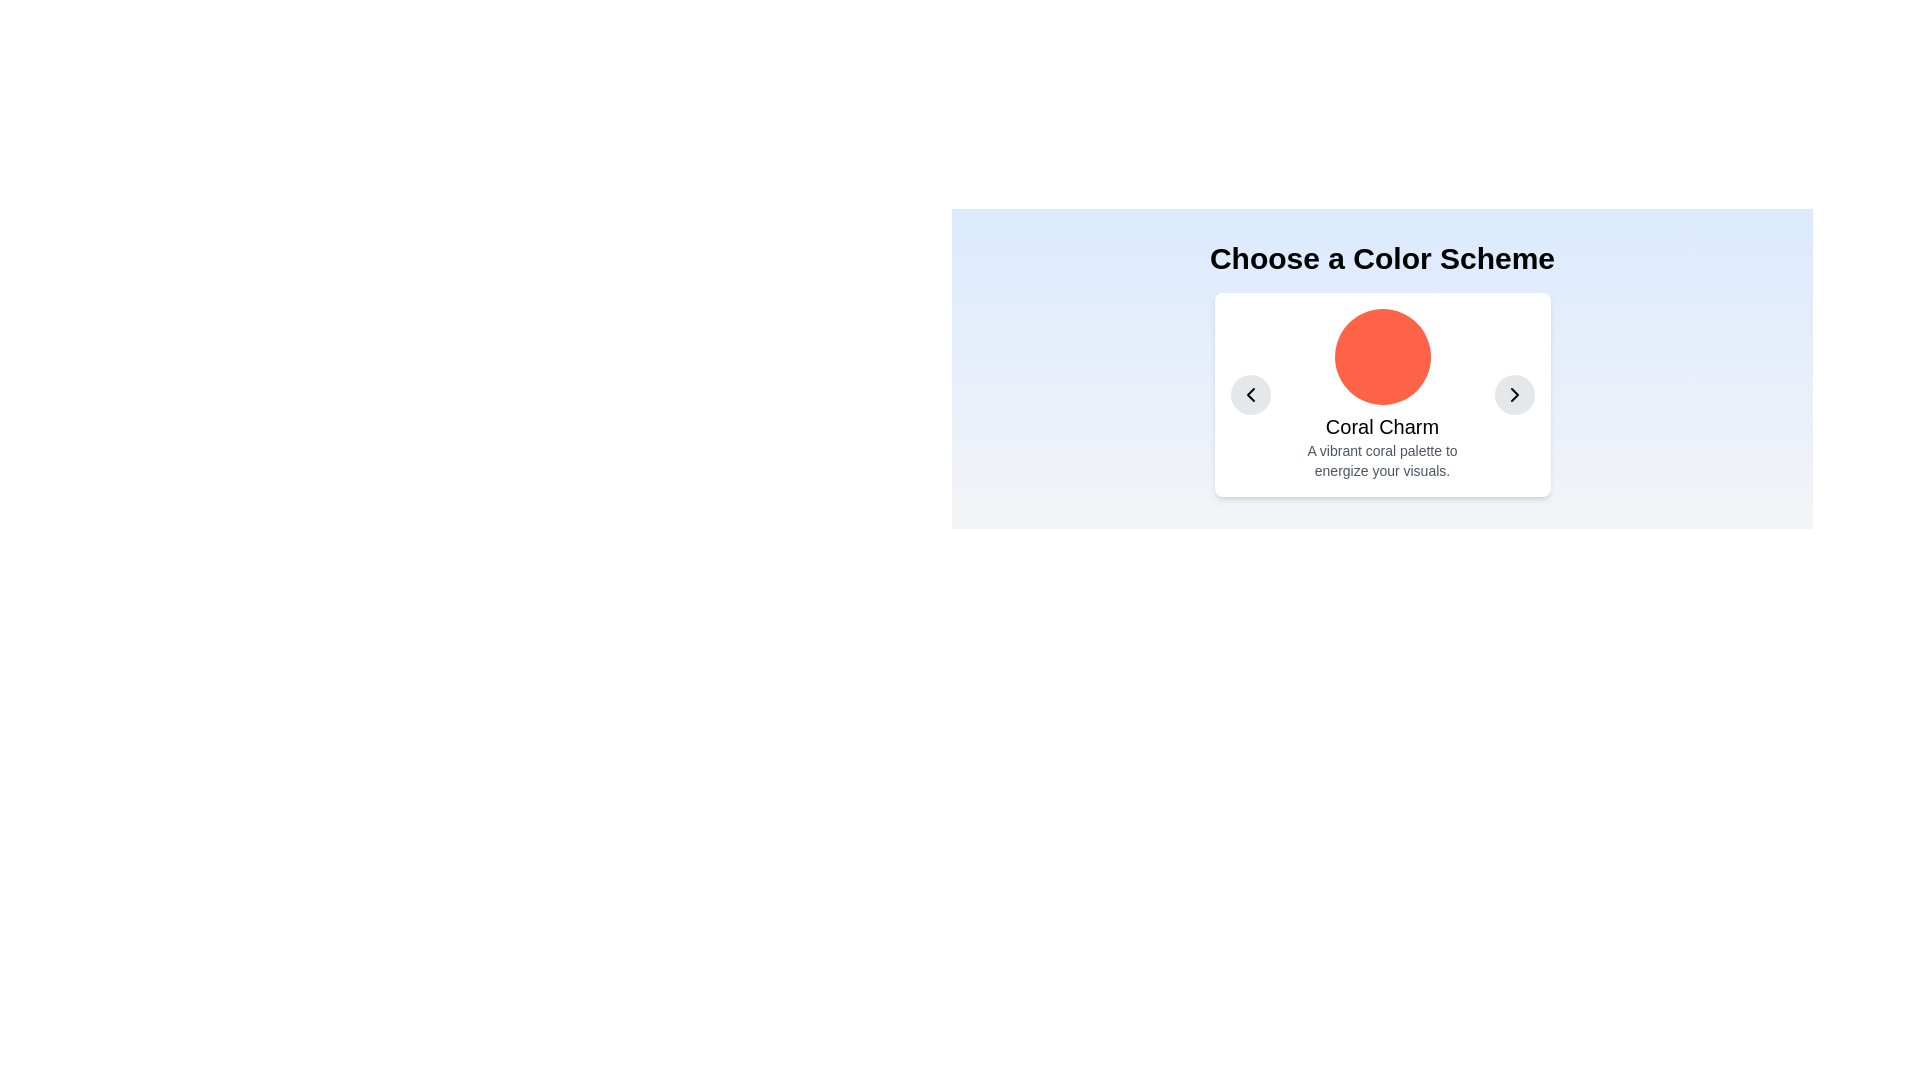 The width and height of the screenshot is (1920, 1080). I want to click on the interactive navigation control icon within the circular button located on the right side of the panel underneath the 'Choose a Color Scheme' heading, so click(1514, 394).